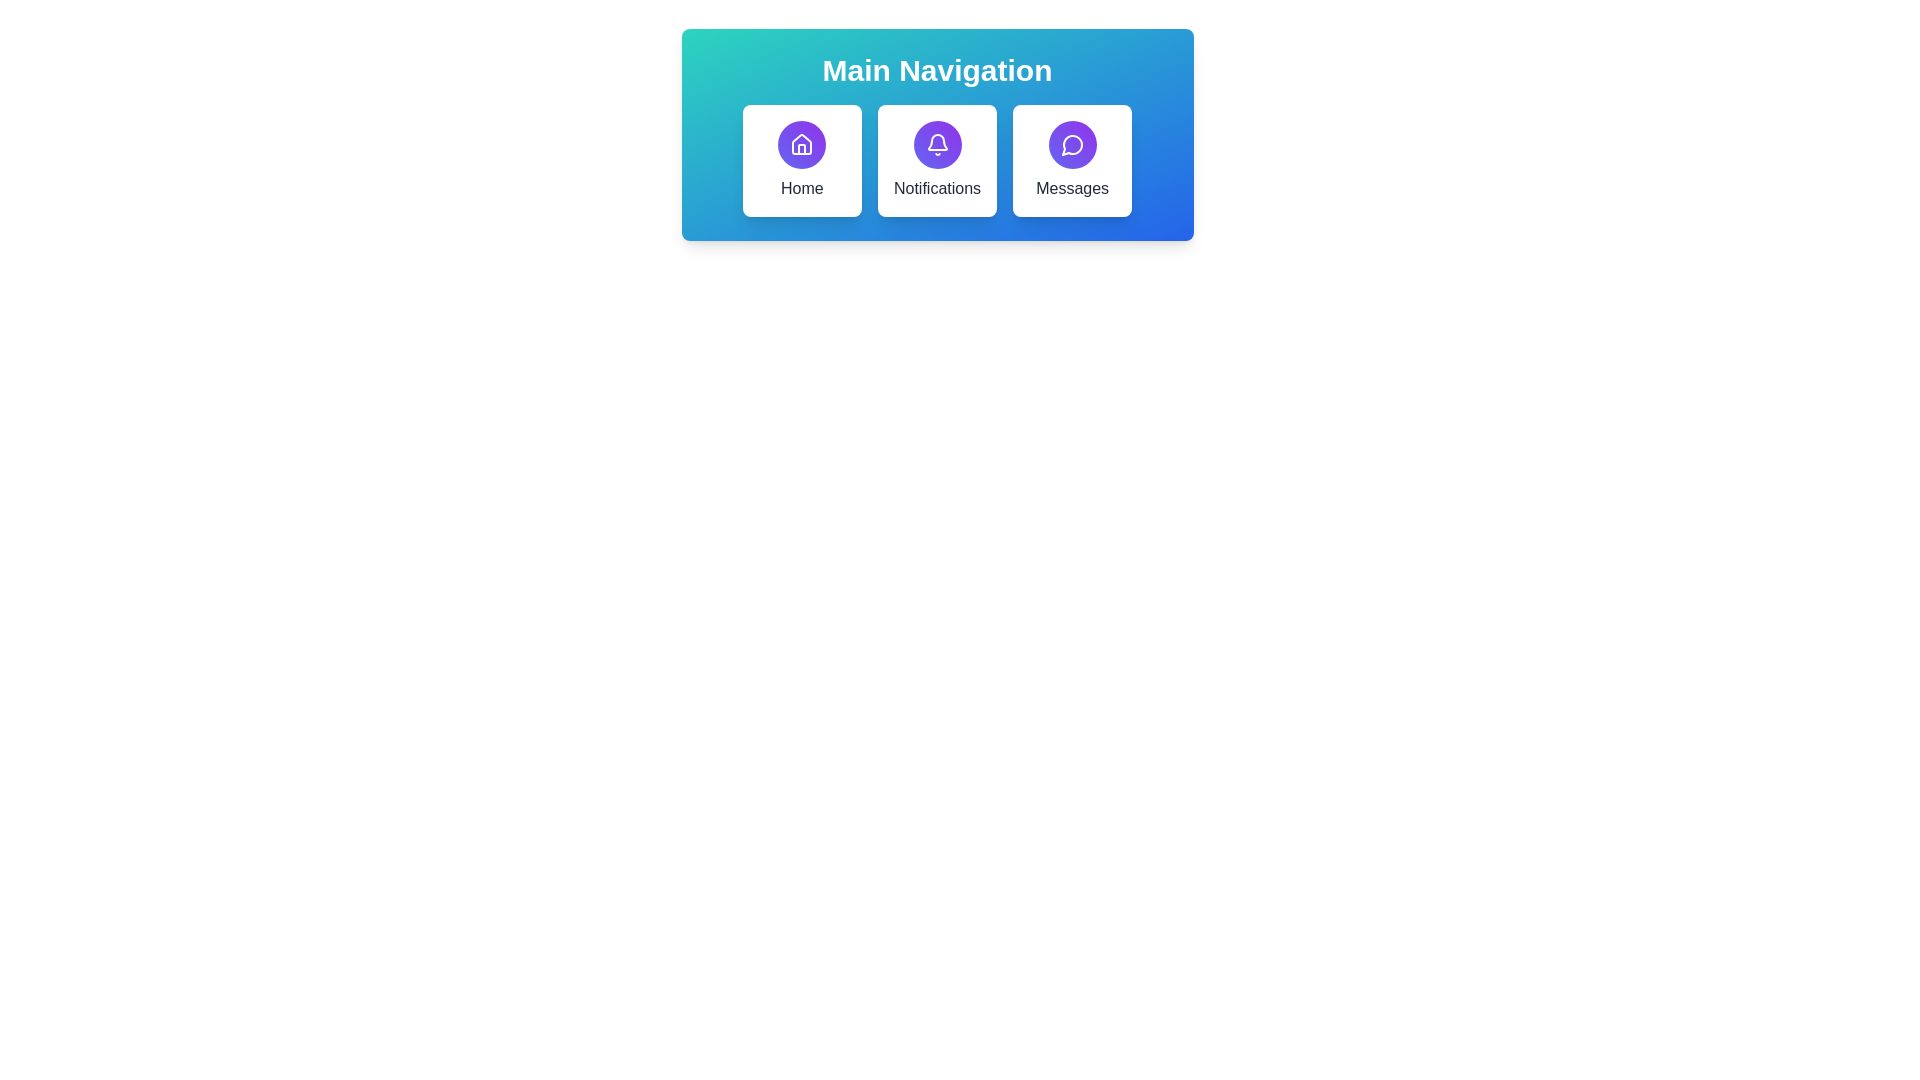 Image resolution: width=1920 pixels, height=1080 pixels. I want to click on the Messages icon (SVG) representing the chat functionality in the navigation bar, which is the third element in the horizontally arranged navigation buttons, so click(1071, 144).